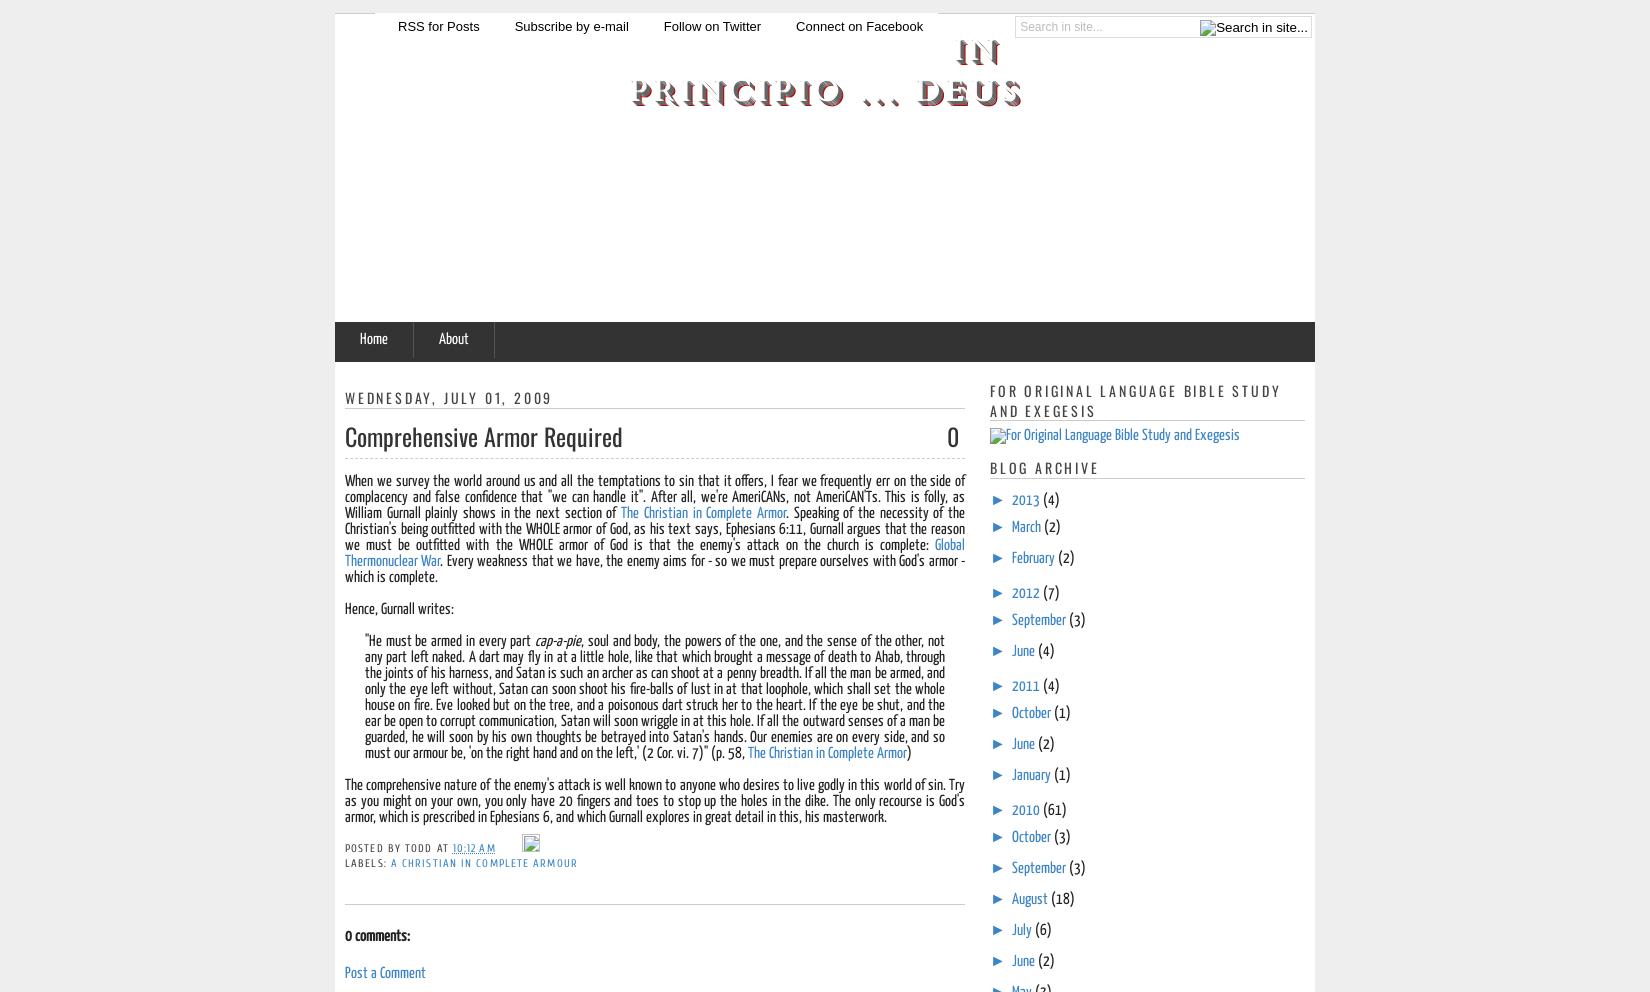 This screenshot has height=992, width=1650. Describe the element at coordinates (367, 862) in the screenshot. I see `'Labels:'` at that location.